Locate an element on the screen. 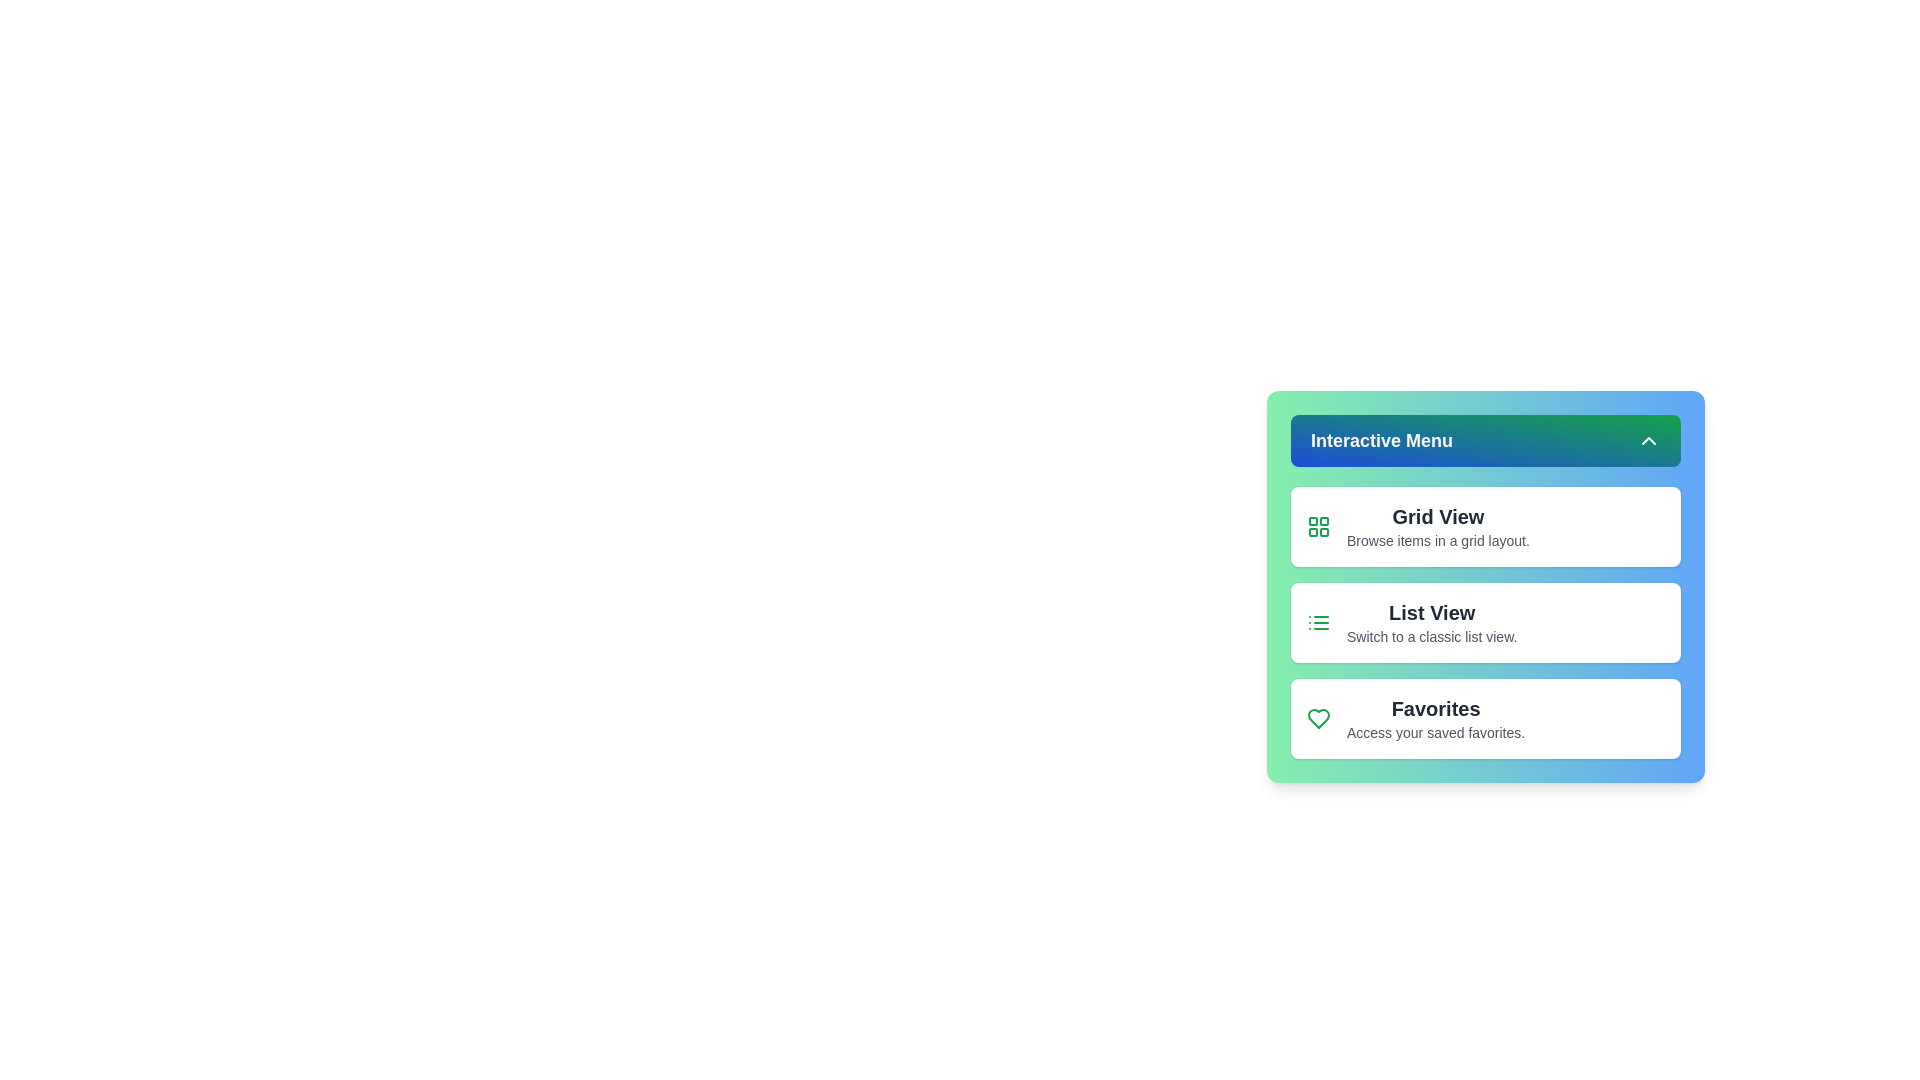  the menu item Favorites to observe its hover effect is located at coordinates (1486, 717).